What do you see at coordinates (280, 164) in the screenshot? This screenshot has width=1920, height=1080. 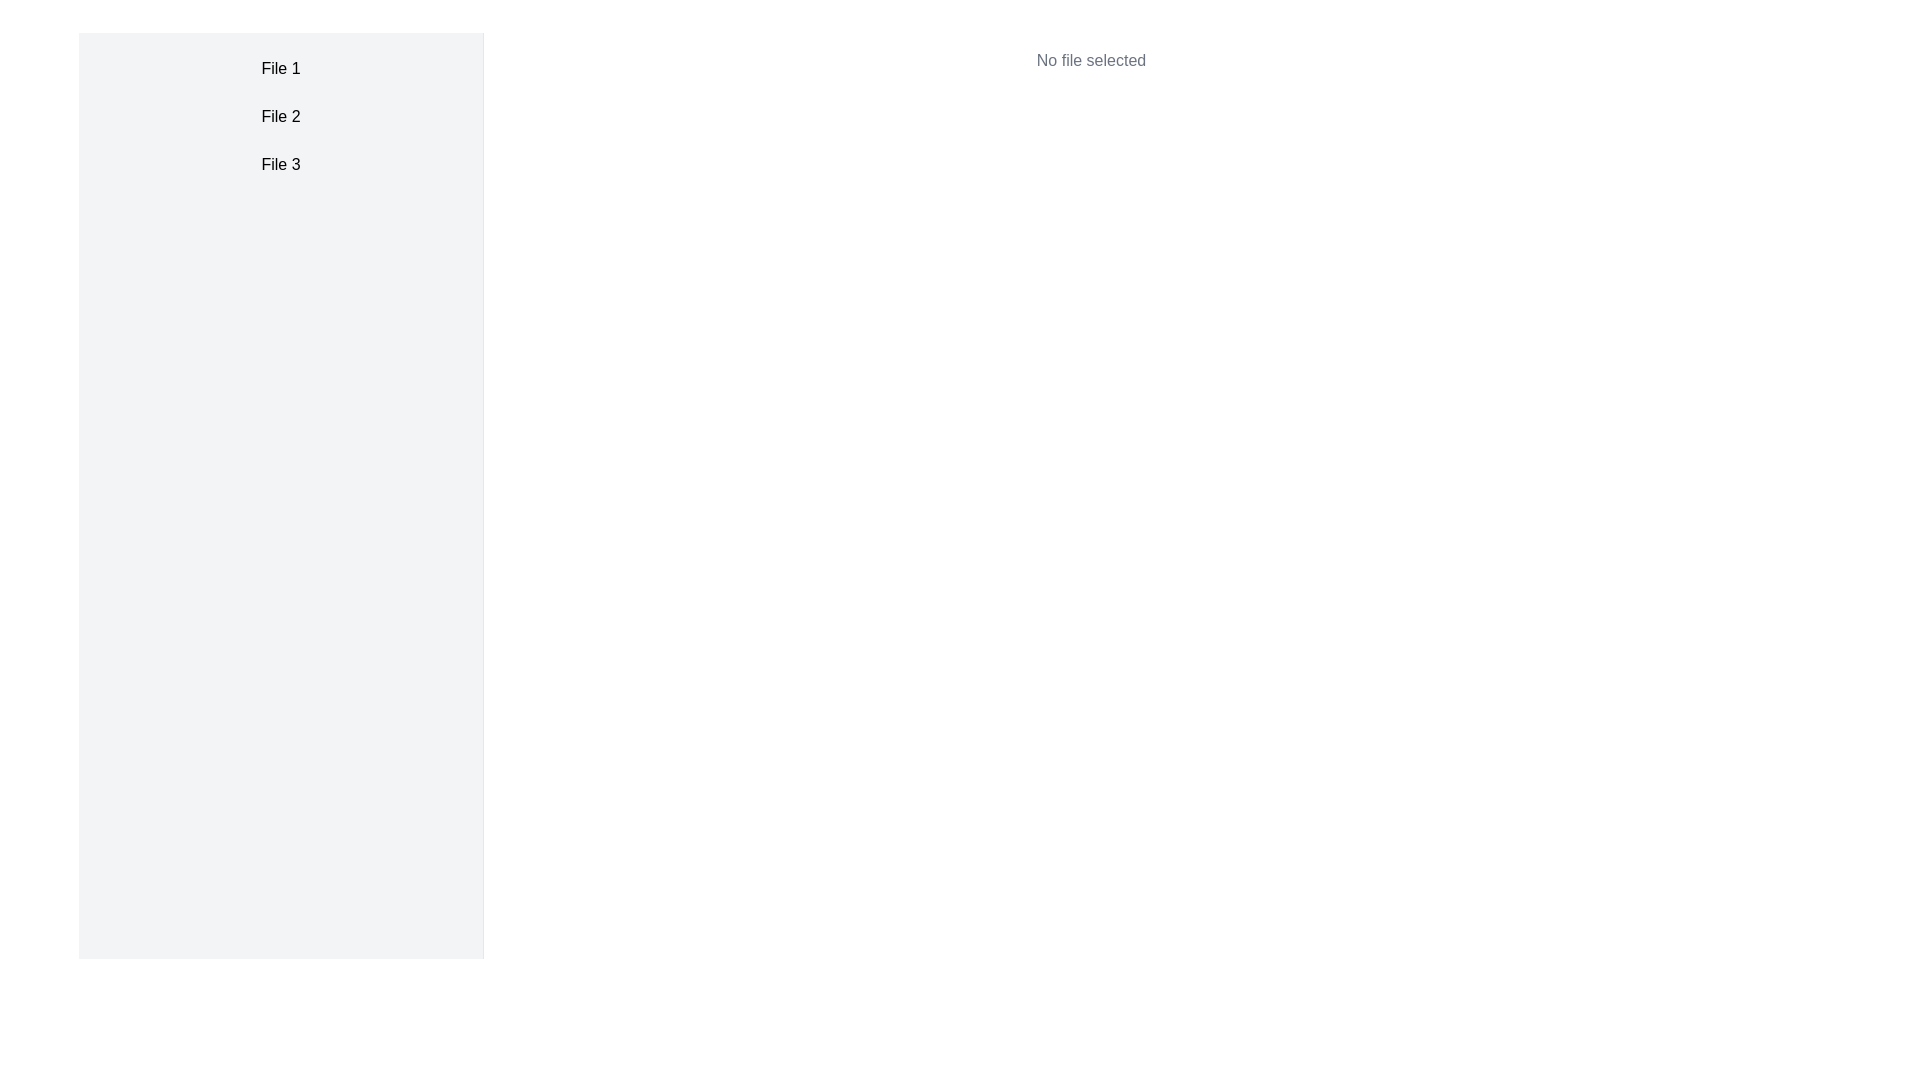 I see `the third item in the list labeled 'File 3' to trigger the hover effect` at bounding box center [280, 164].